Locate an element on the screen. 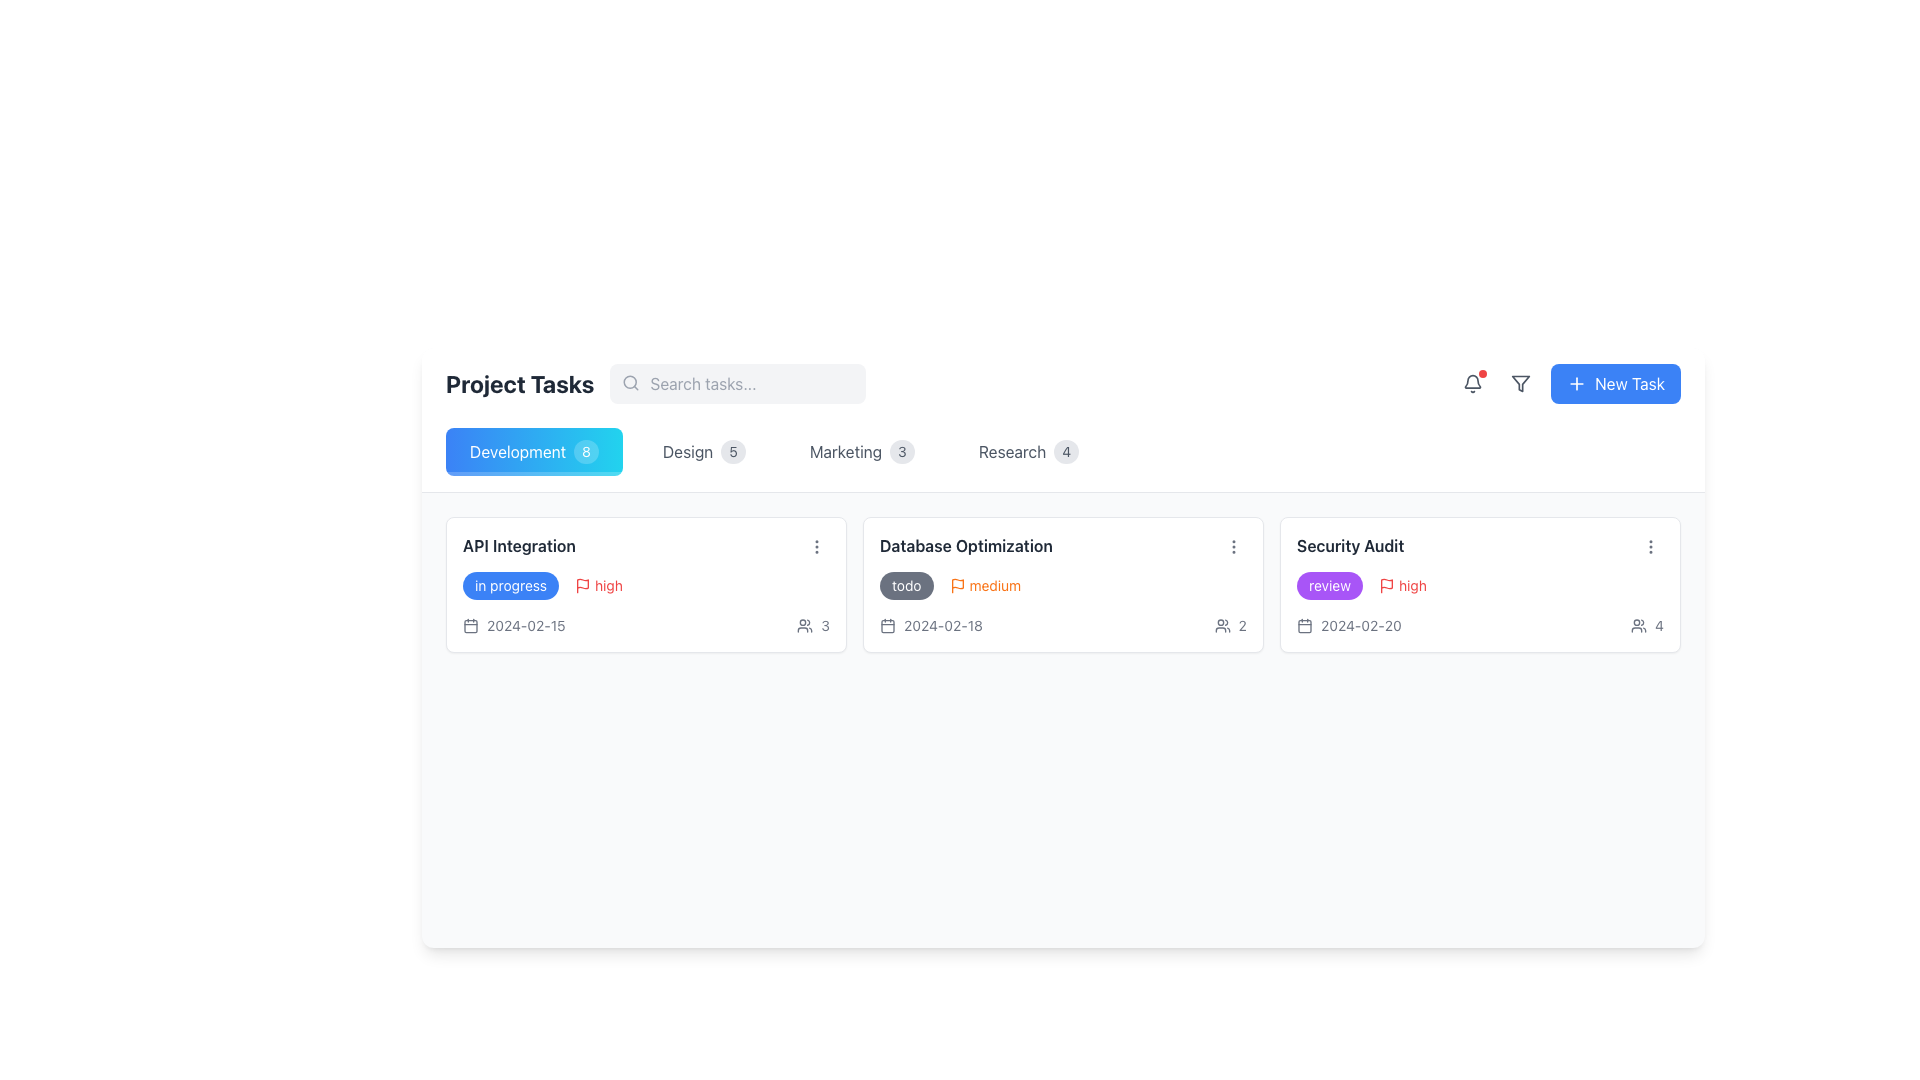 The width and height of the screenshot is (1920, 1080). the count displayed on the gray rounded badge containing the number '3', located to the right of the text 'Marketing' is located at coordinates (901, 451).